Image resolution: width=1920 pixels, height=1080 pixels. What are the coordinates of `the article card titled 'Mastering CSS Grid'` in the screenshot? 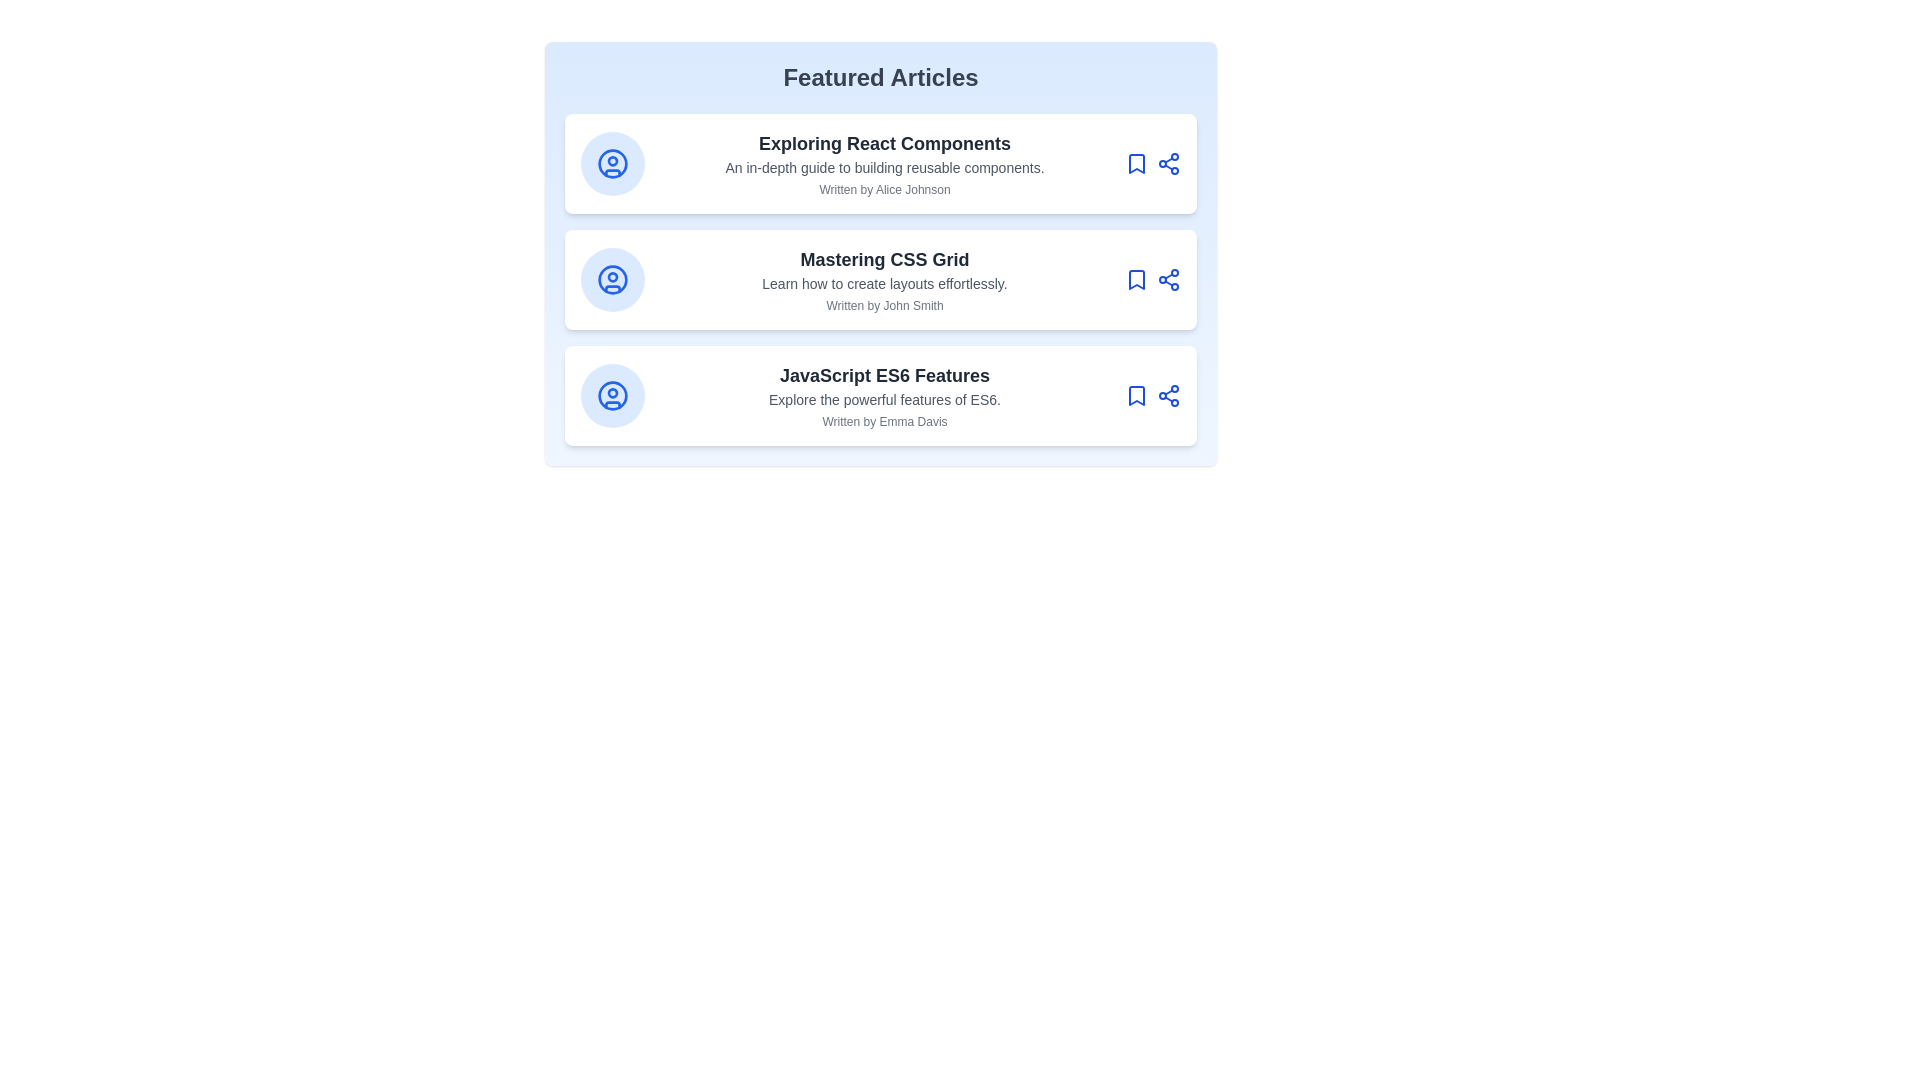 It's located at (880, 280).